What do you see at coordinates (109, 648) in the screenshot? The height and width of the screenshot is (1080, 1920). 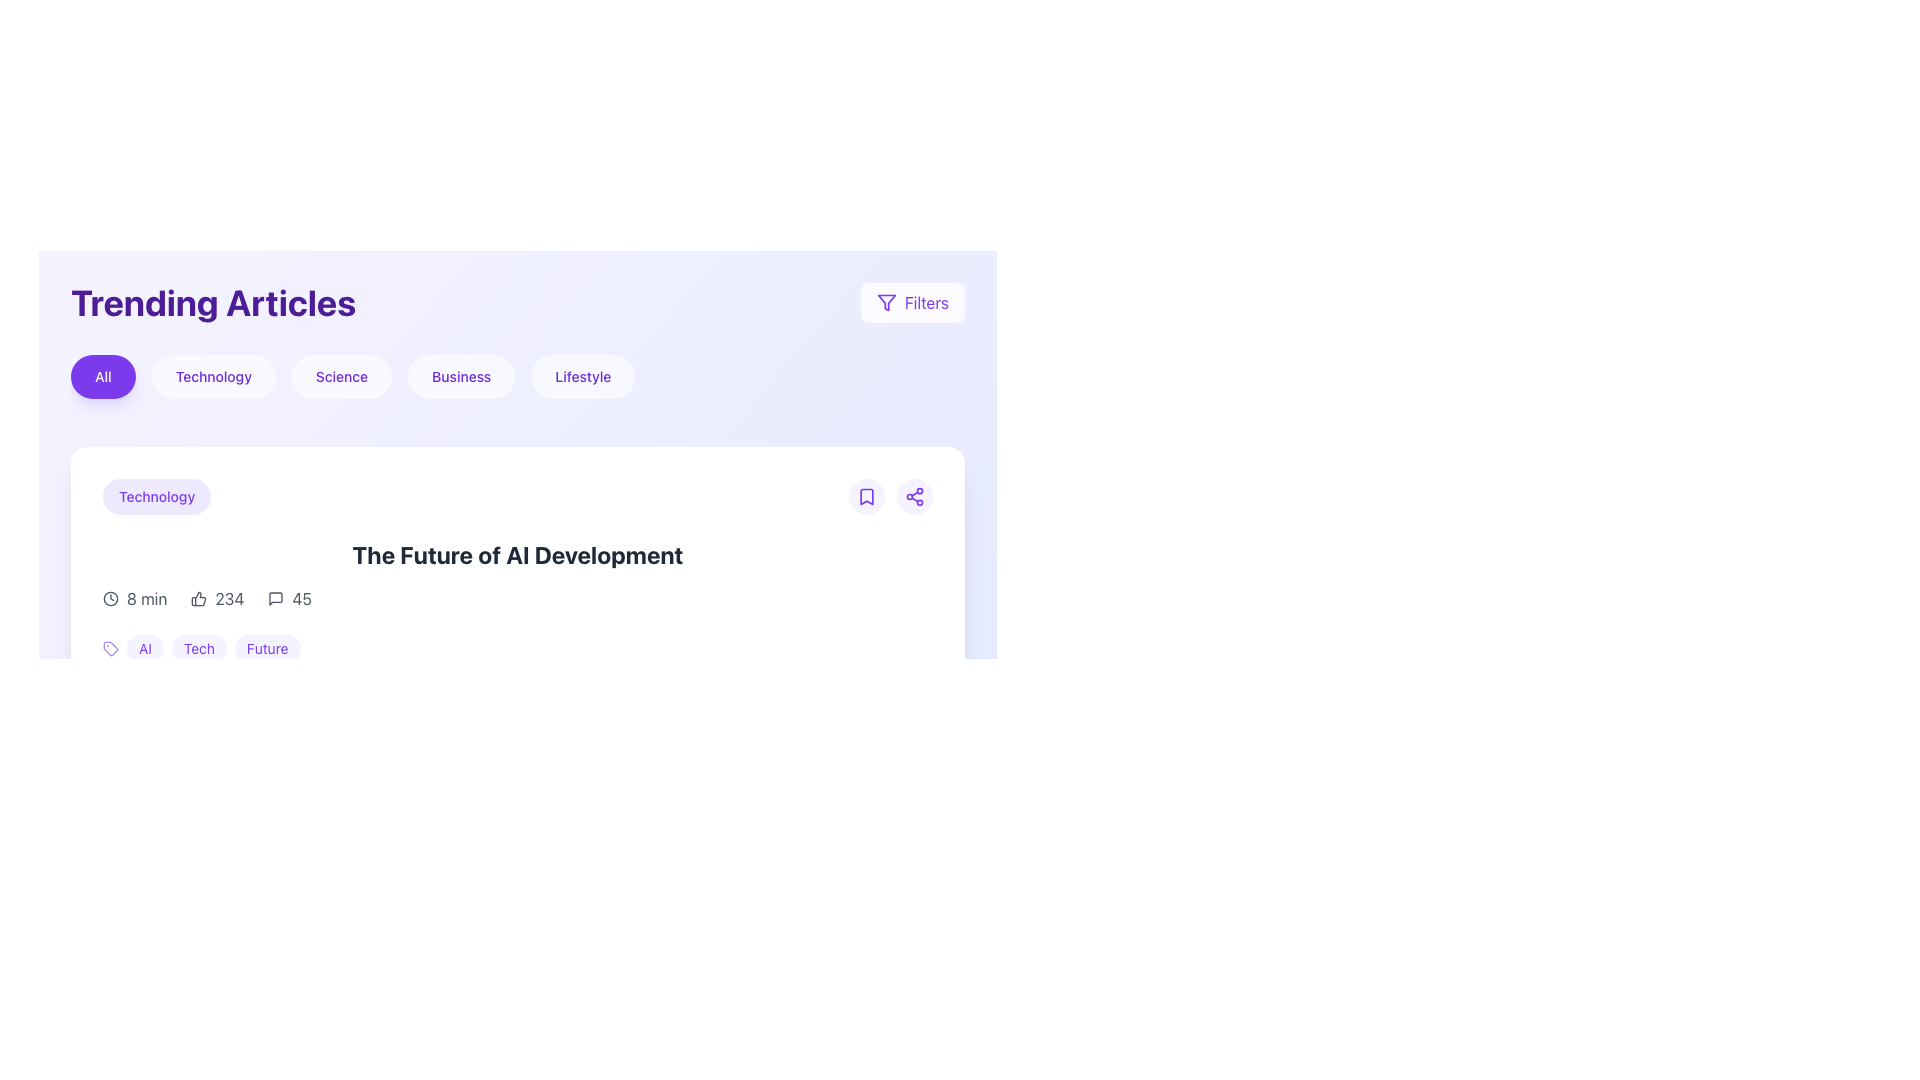 I see `small, tag-shaped icon with a violet border and dot inside, located on the leftmost side of a horizontal group of elements including tags like 'AI', 'Tech', and 'Future'` at bounding box center [109, 648].